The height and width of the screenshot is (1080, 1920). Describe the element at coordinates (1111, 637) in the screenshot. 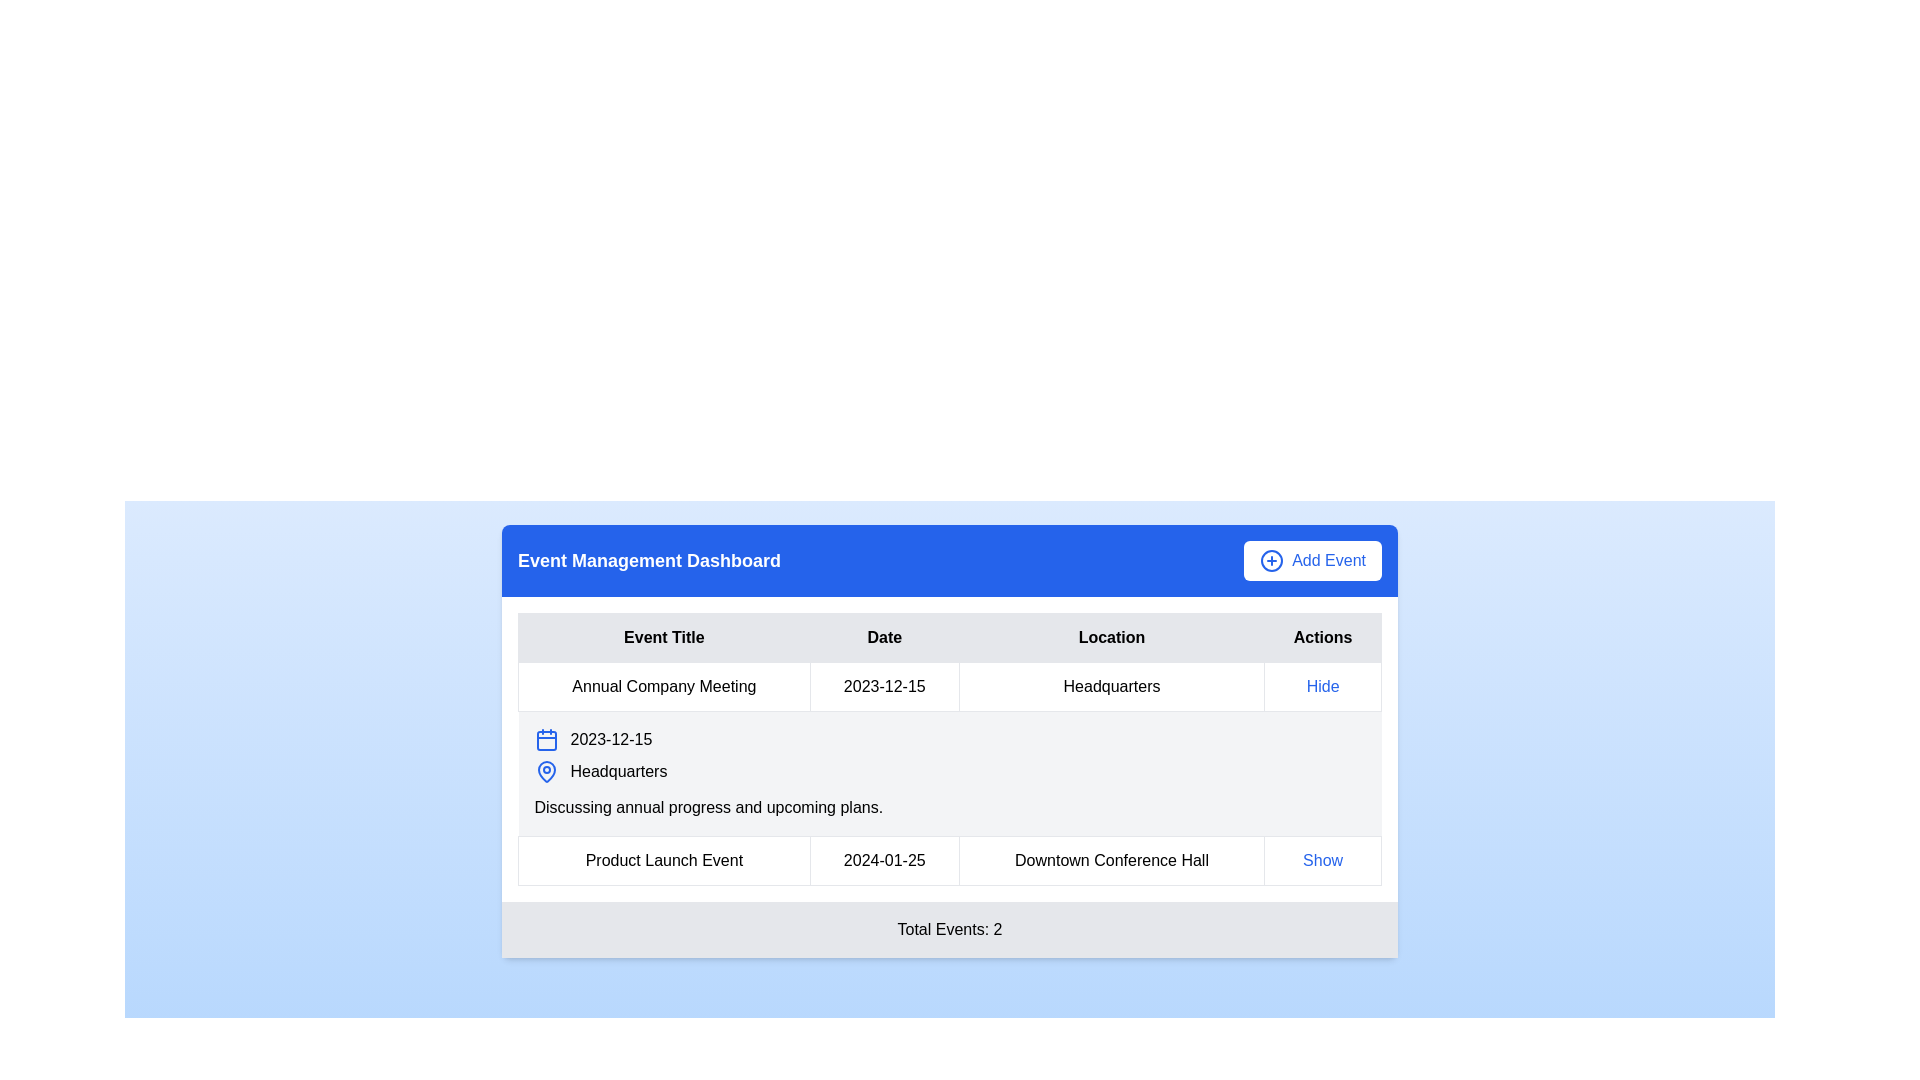

I see `the 'Location' Table Header Cell, which is the third column in the header row of a tabular interface, displaying the text 'Location' with a light gray background` at that location.